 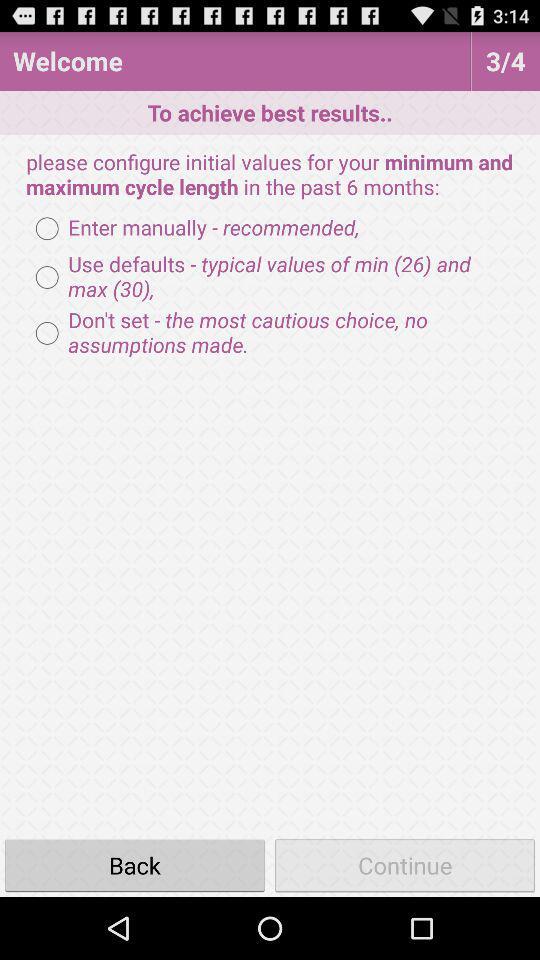 I want to click on icon to the right of the back, so click(x=405, y=864).